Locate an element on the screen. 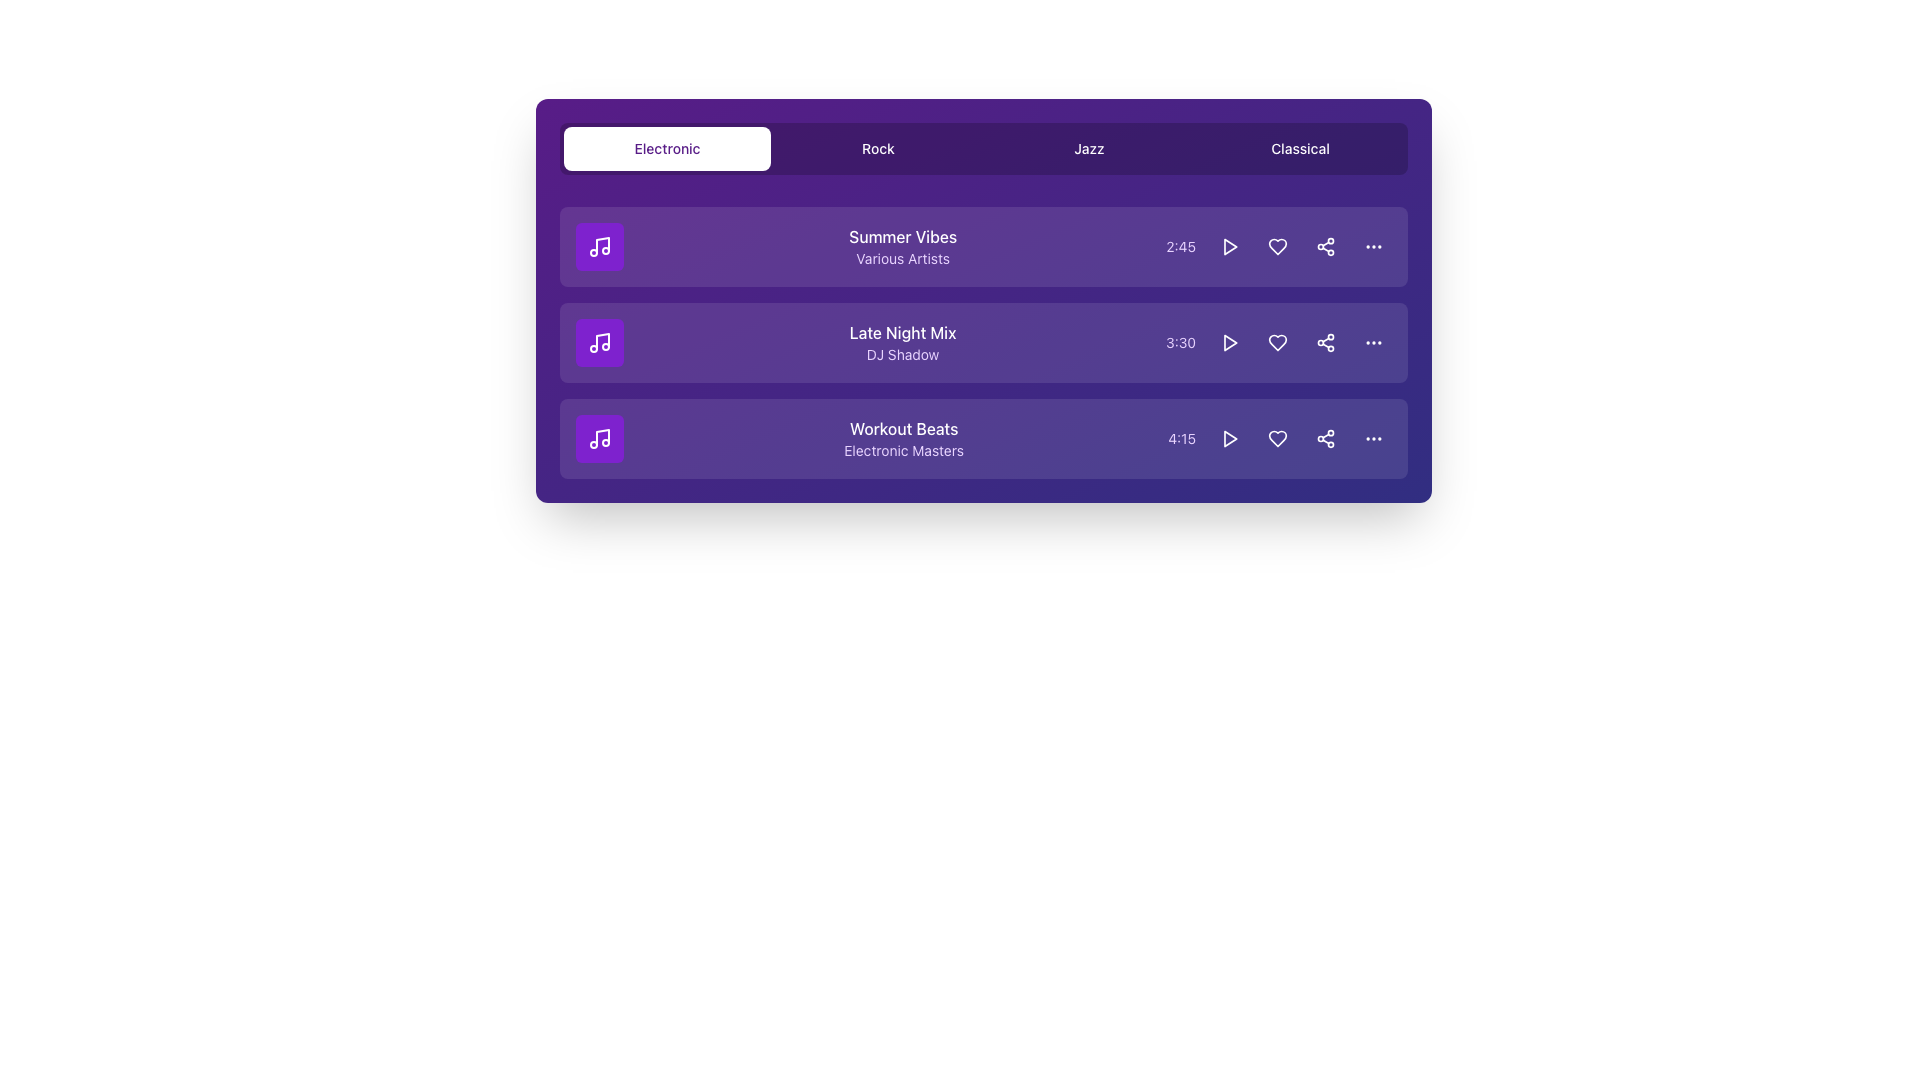 This screenshot has height=1080, width=1920. the first interactive button in the 'Late Night Mix' music row is located at coordinates (1228, 342).